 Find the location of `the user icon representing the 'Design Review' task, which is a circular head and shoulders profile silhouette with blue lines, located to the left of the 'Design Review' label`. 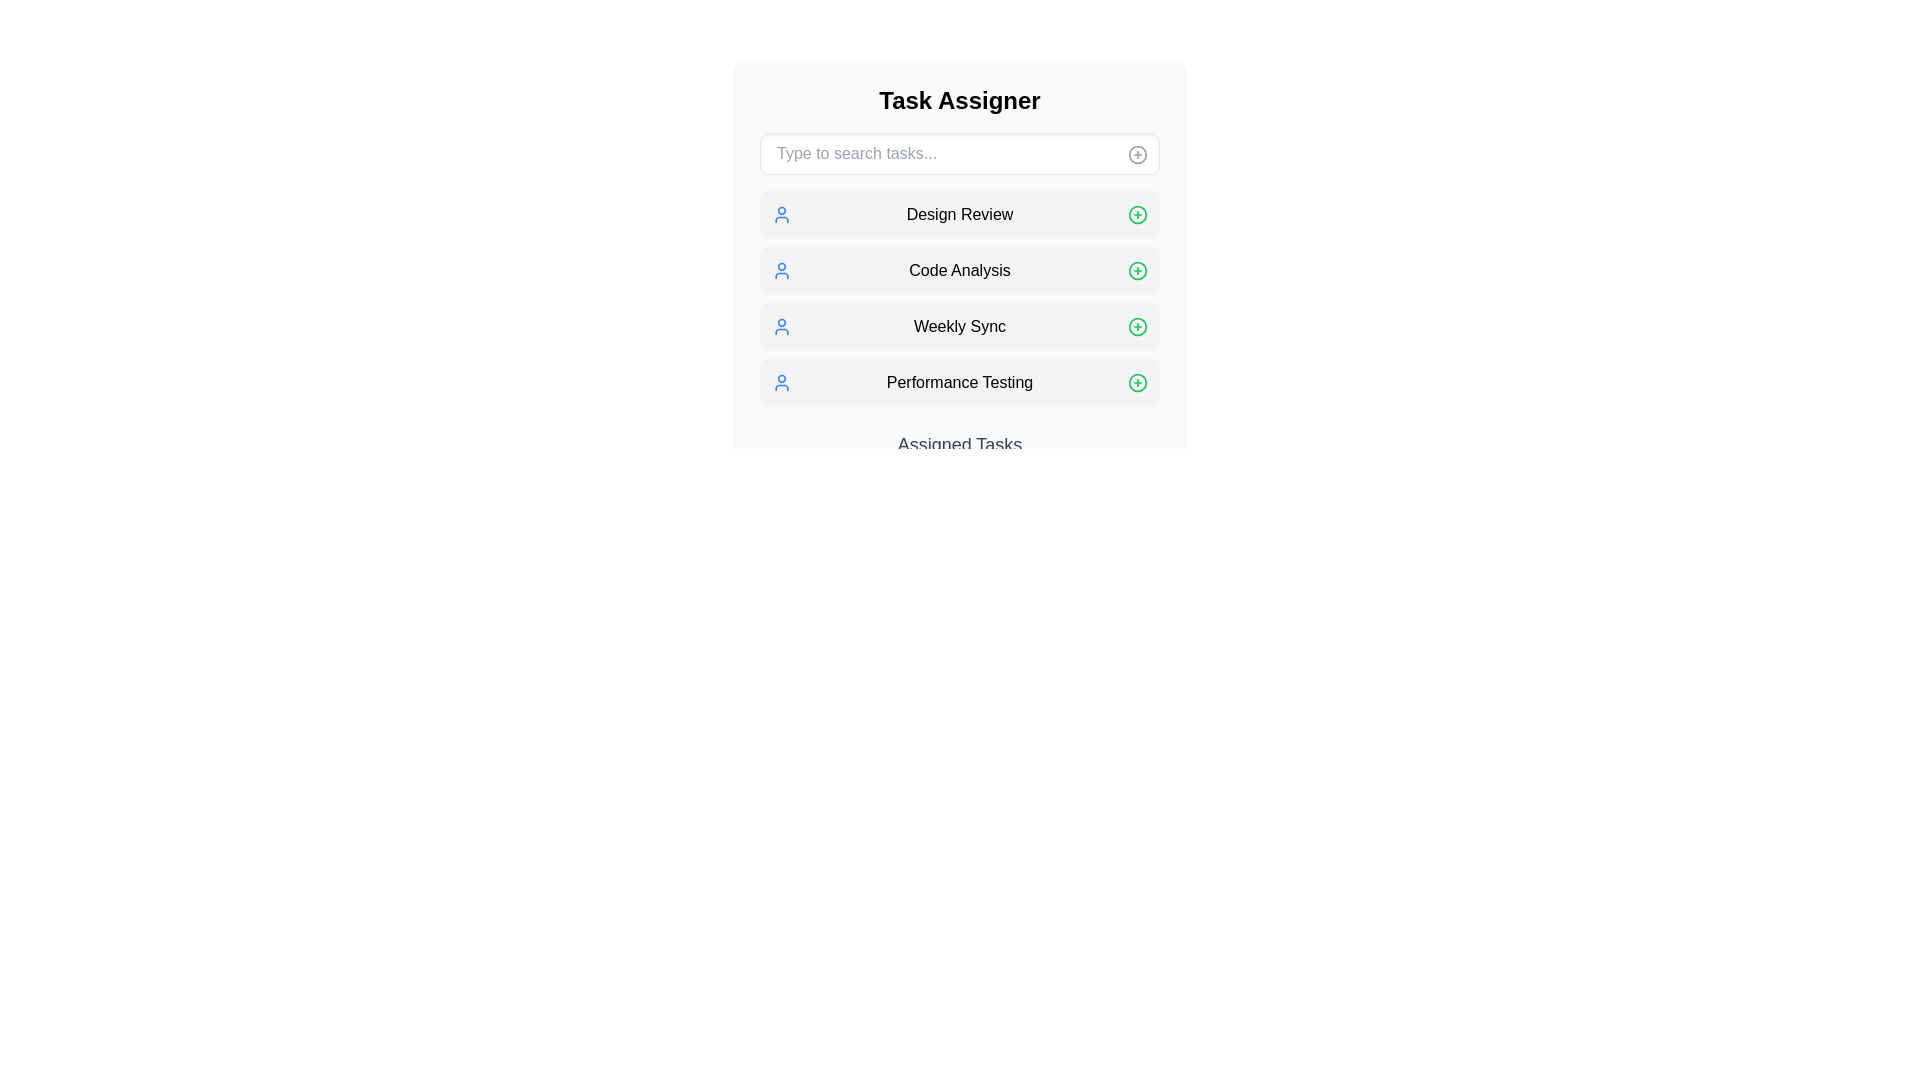

the user icon representing the 'Design Review' task, which is a circular head and shoulders profile silhouette with blue lines, located to the left of the 'Design Review' label is located at coordinates (781, 215).